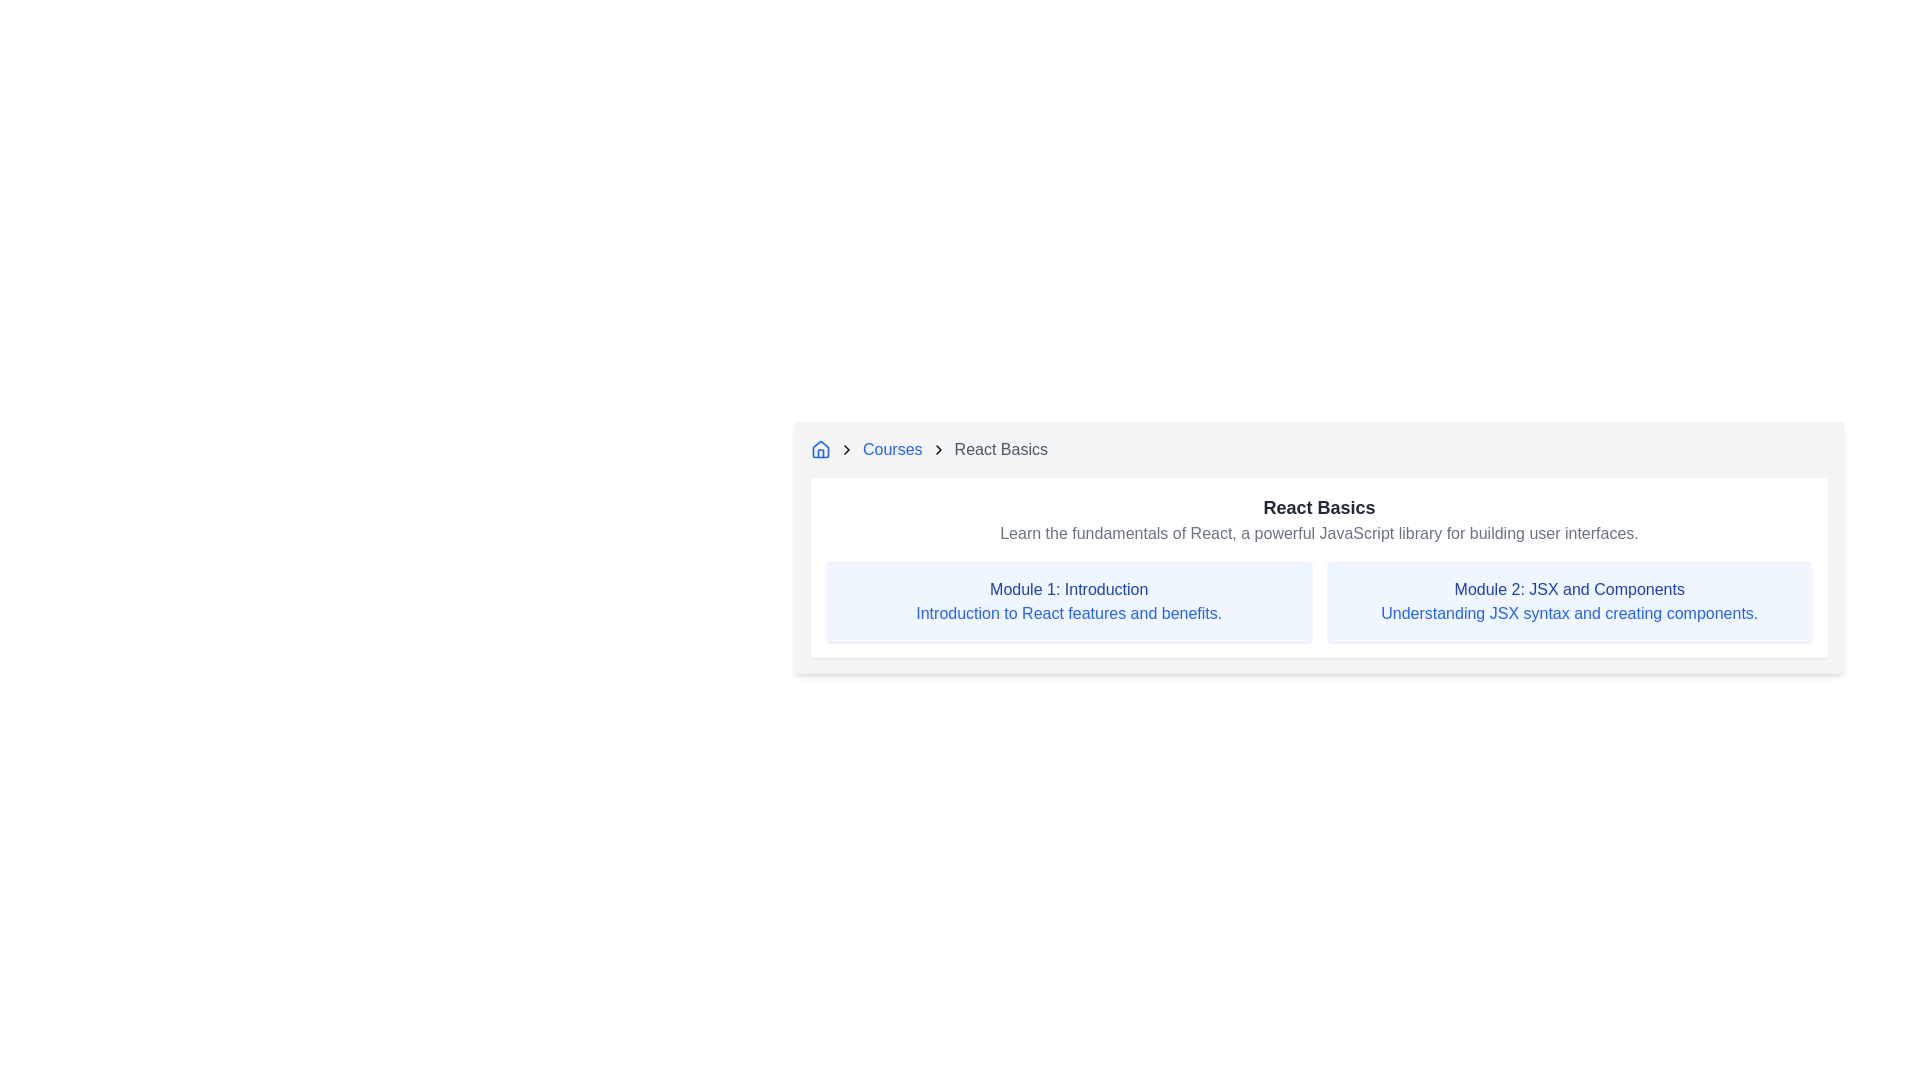  What do you see at coordinates (1068, 600) in the screenshot?
I see `text from the Information Card located in the top-left quadrant of the layout, which summarizes the topic and description of a specific course module` at bounding box center [1068, 600].